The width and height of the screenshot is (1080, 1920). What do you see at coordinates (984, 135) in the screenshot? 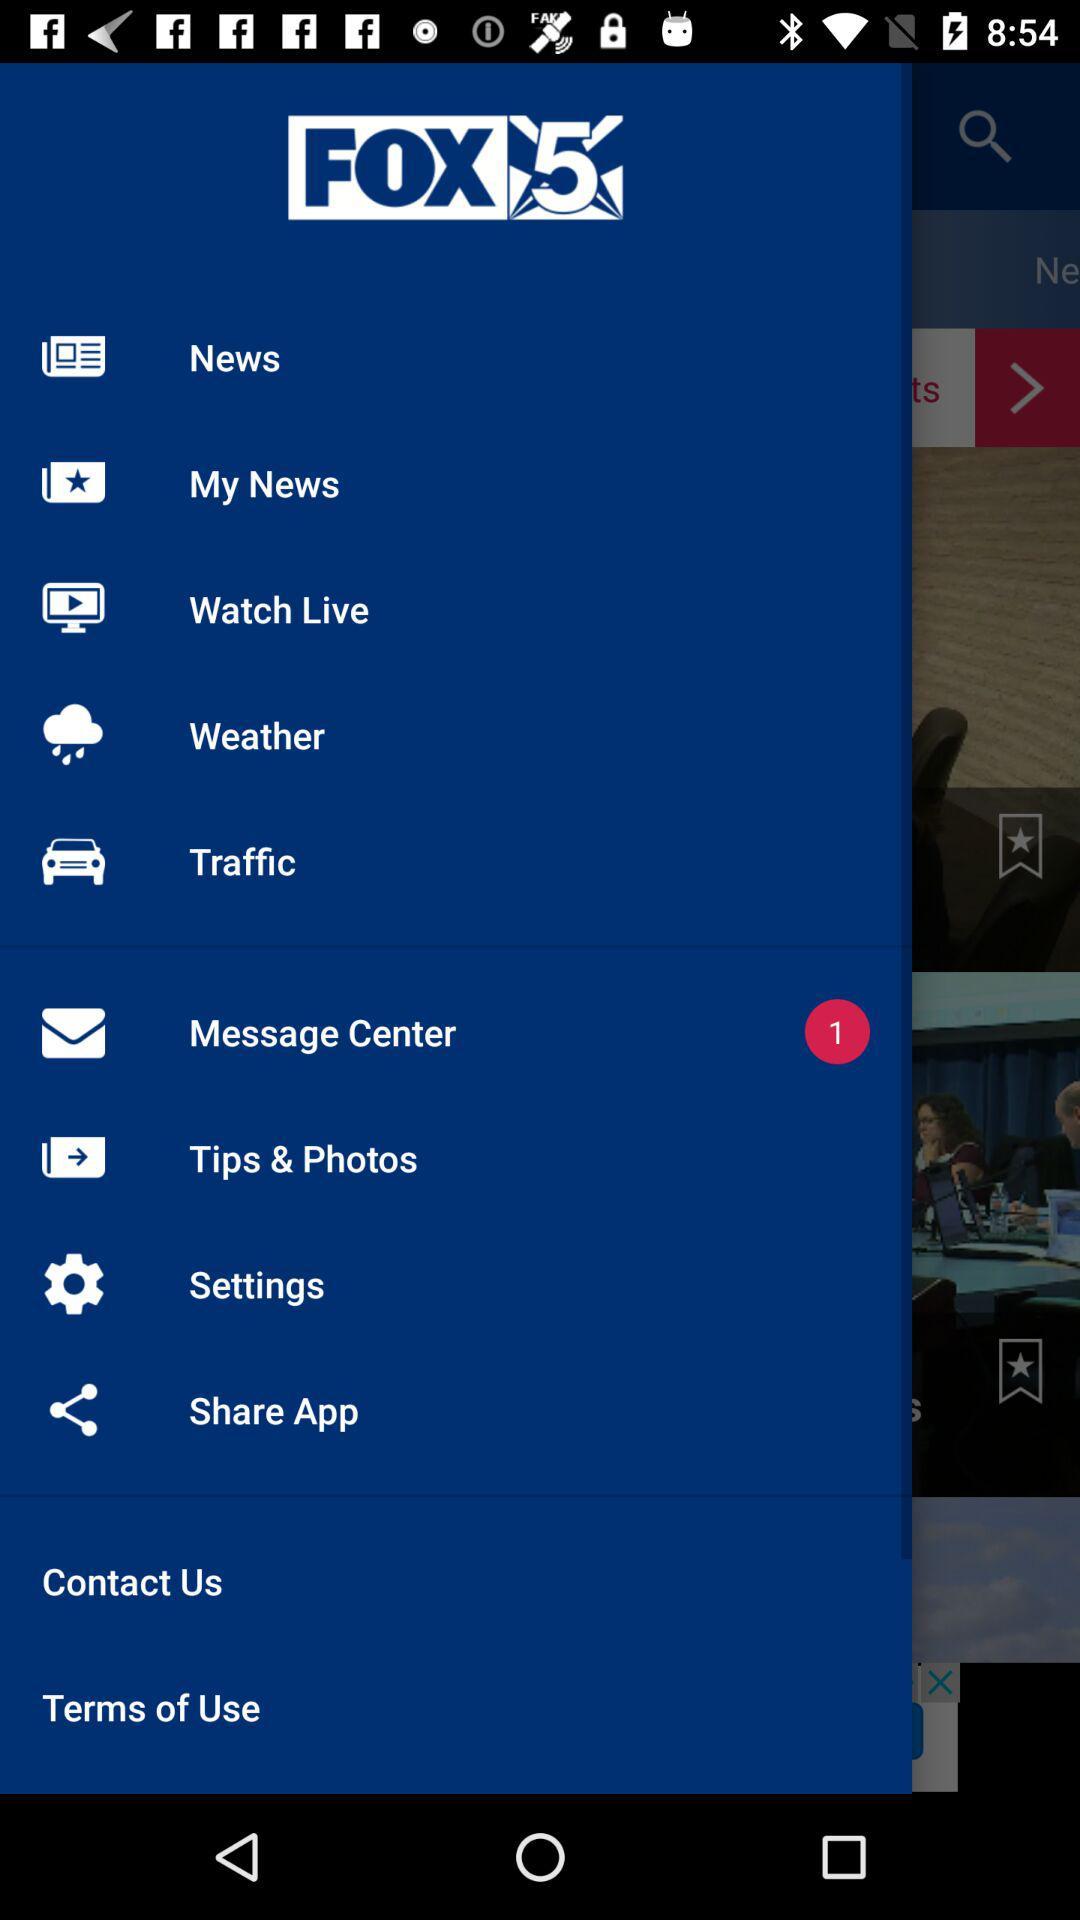
I see `the search icon` at bounding box center [984, 135].